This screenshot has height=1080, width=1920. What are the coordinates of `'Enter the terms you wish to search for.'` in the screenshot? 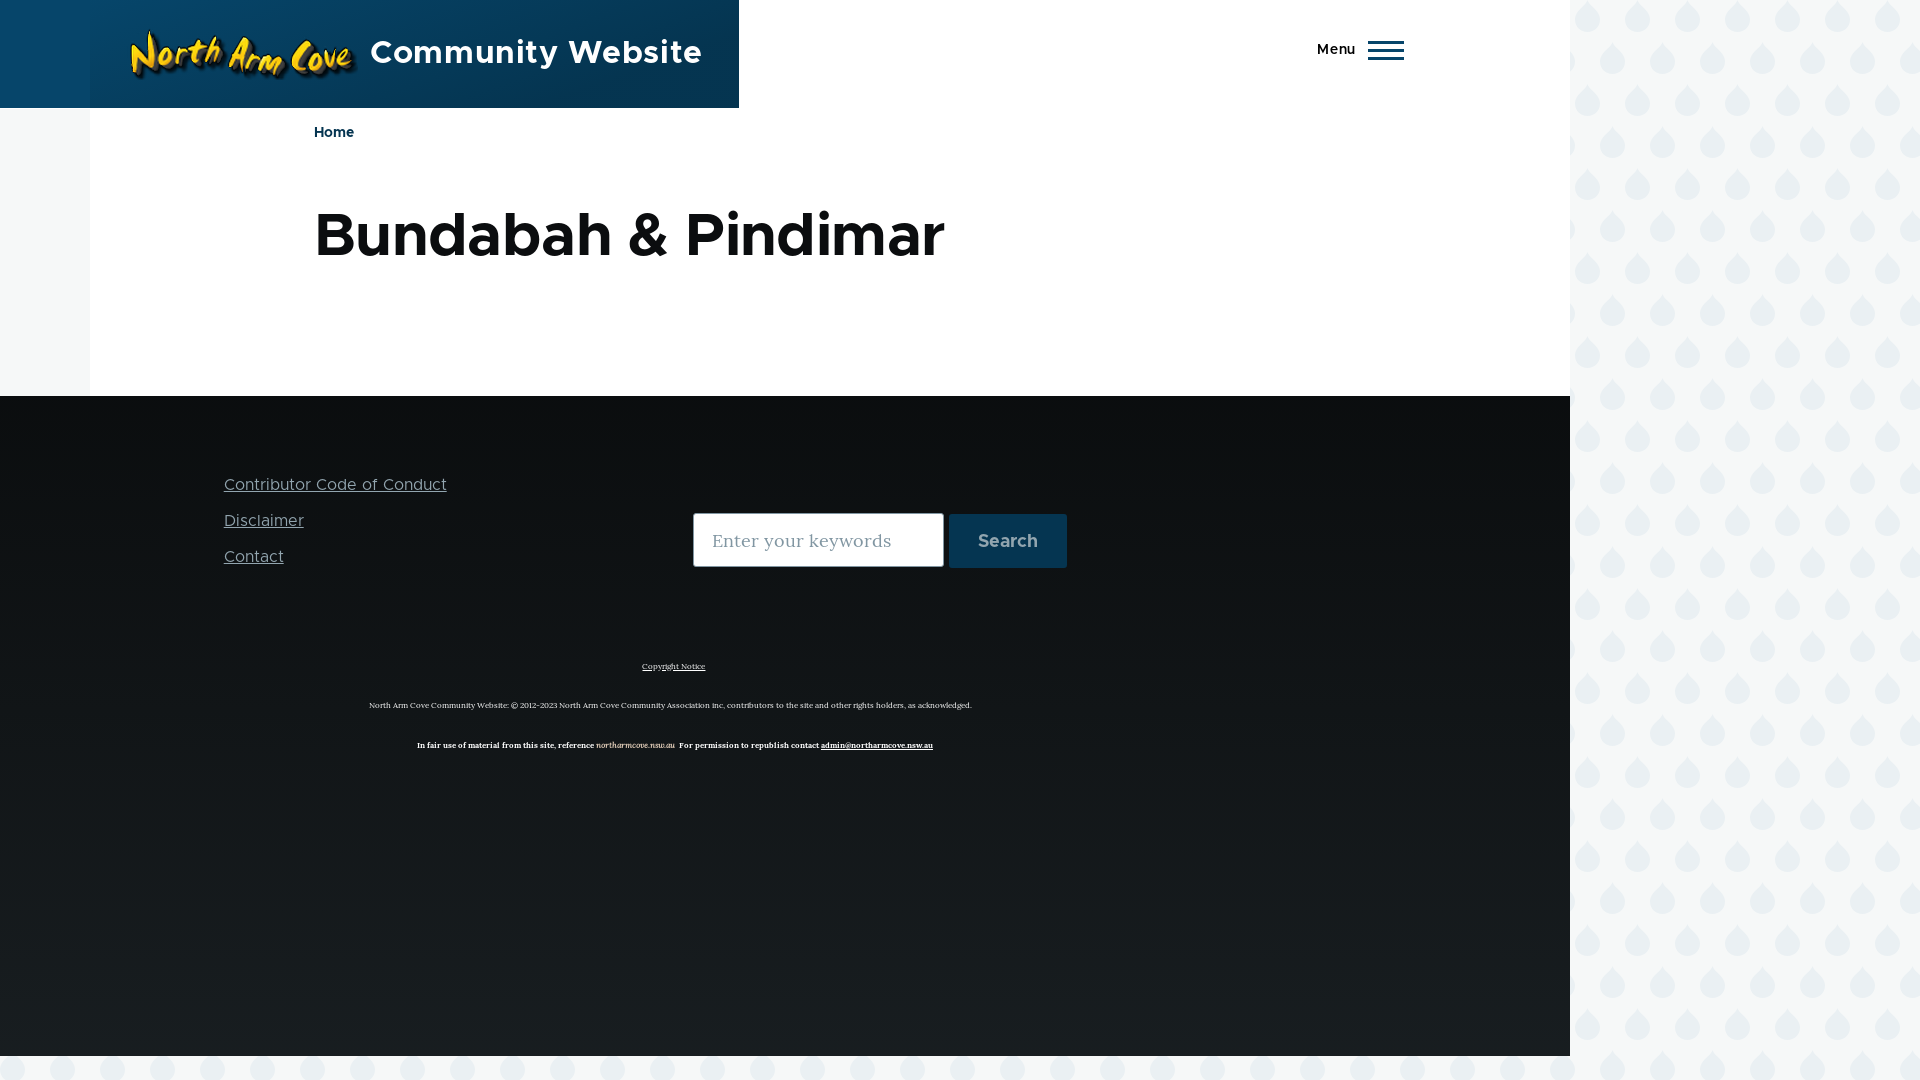 It's located at (818, 540).